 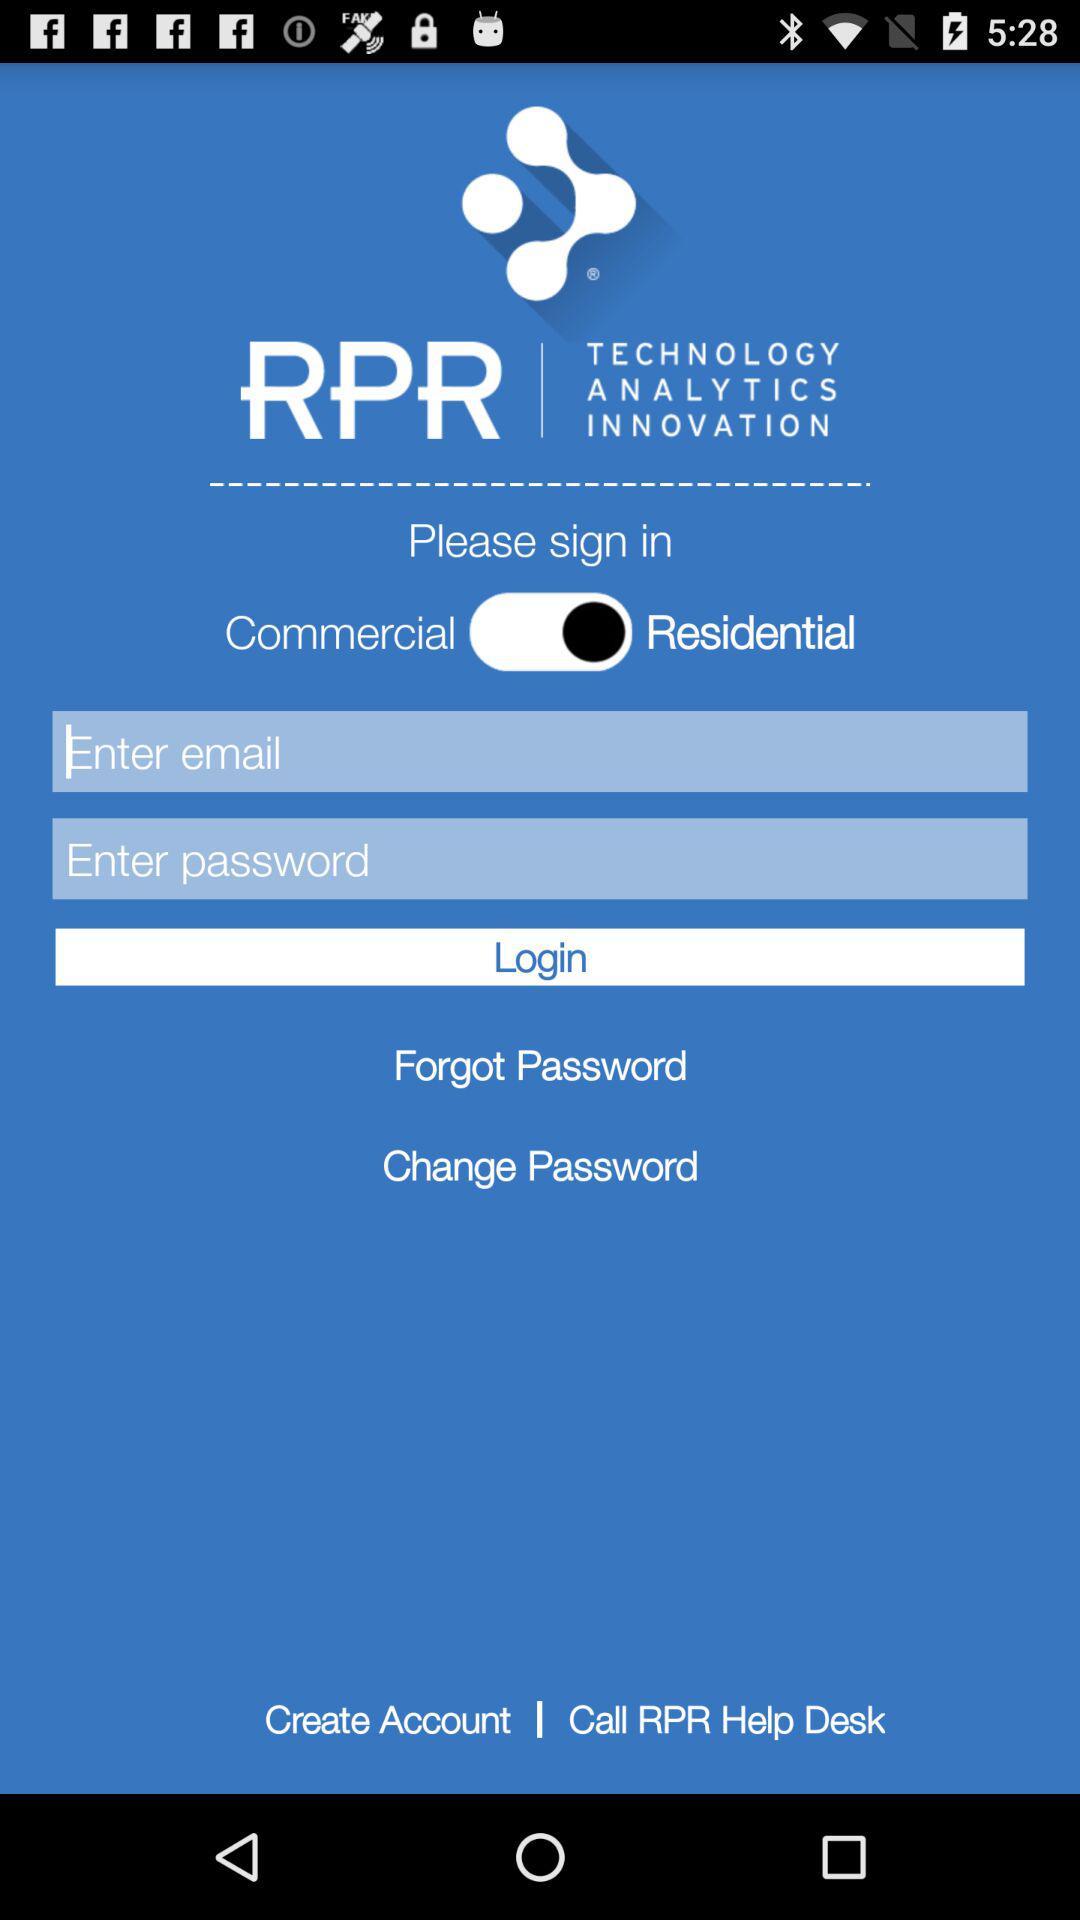 I want to click on option below forgot password, so click(x=540, y=1165).